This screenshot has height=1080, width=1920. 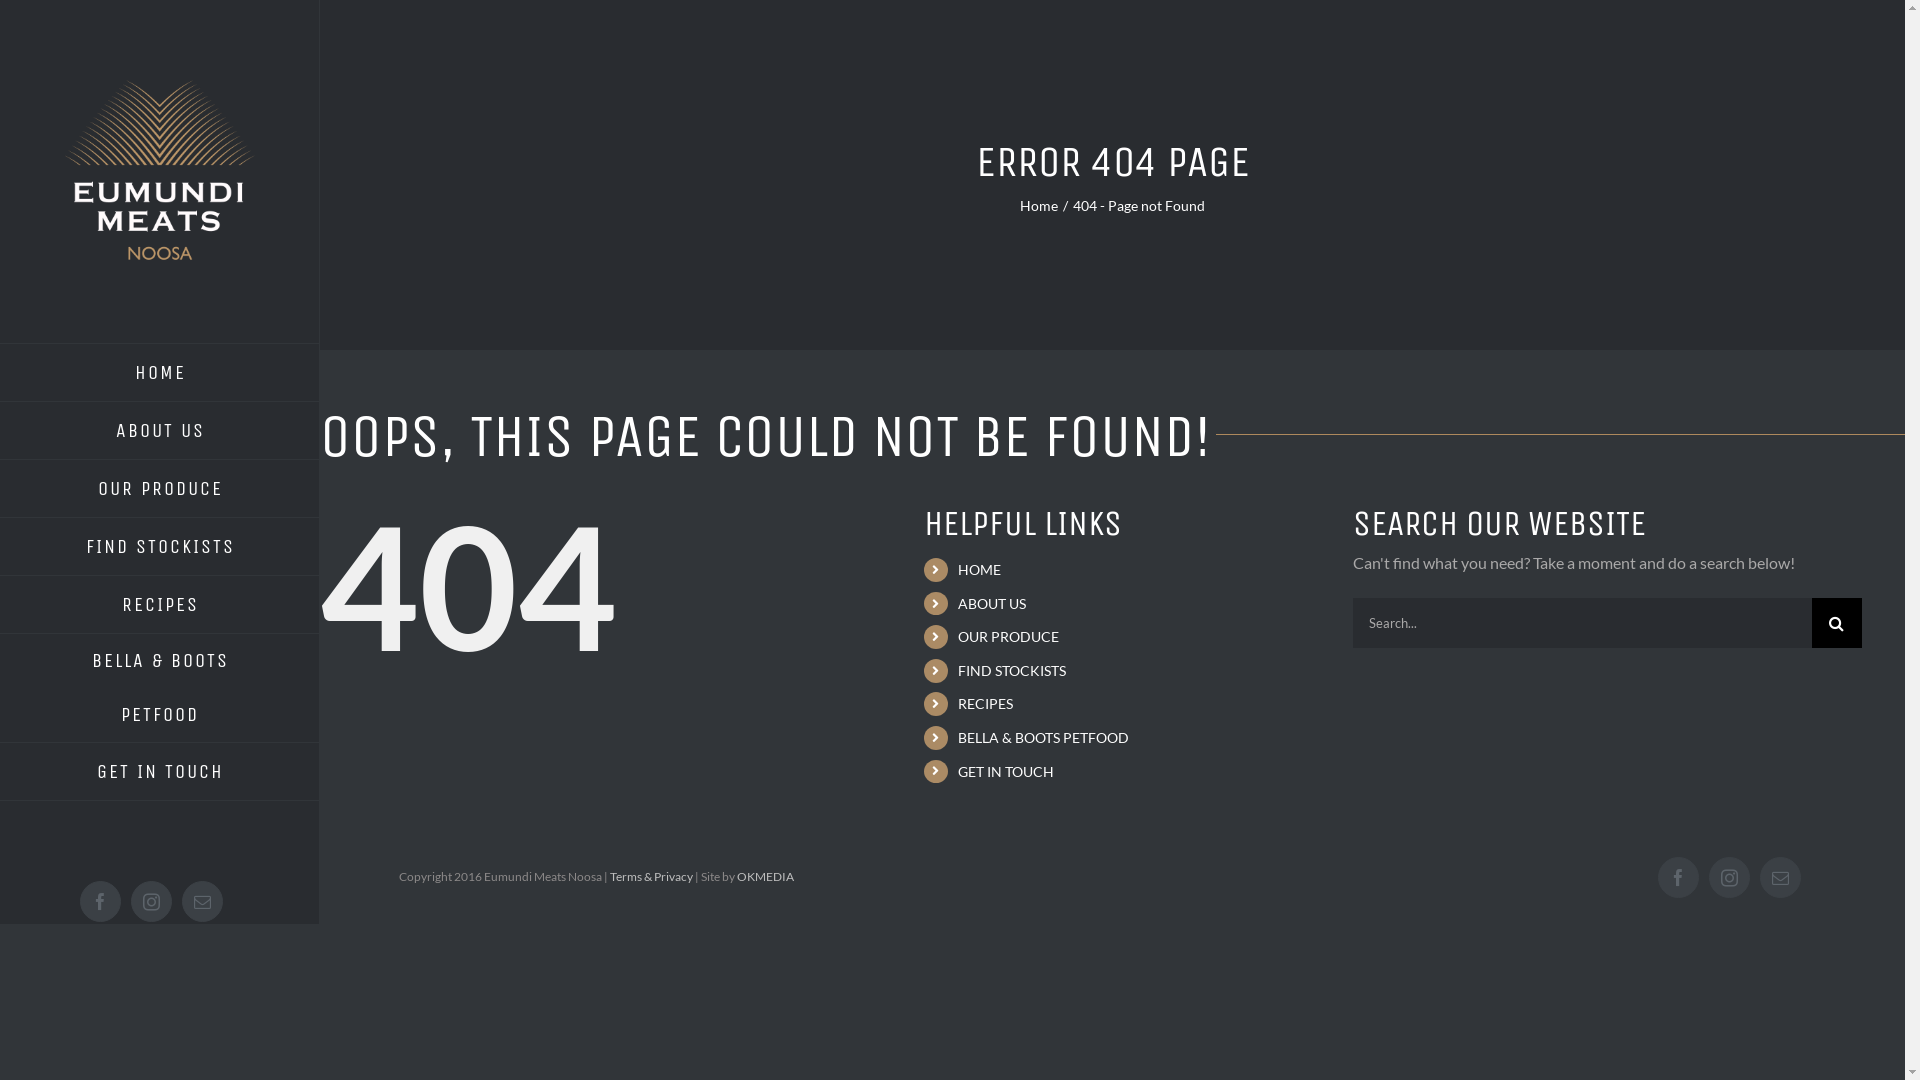 I want to click on 'Terms & Privacy', so click(x=651, y=875).